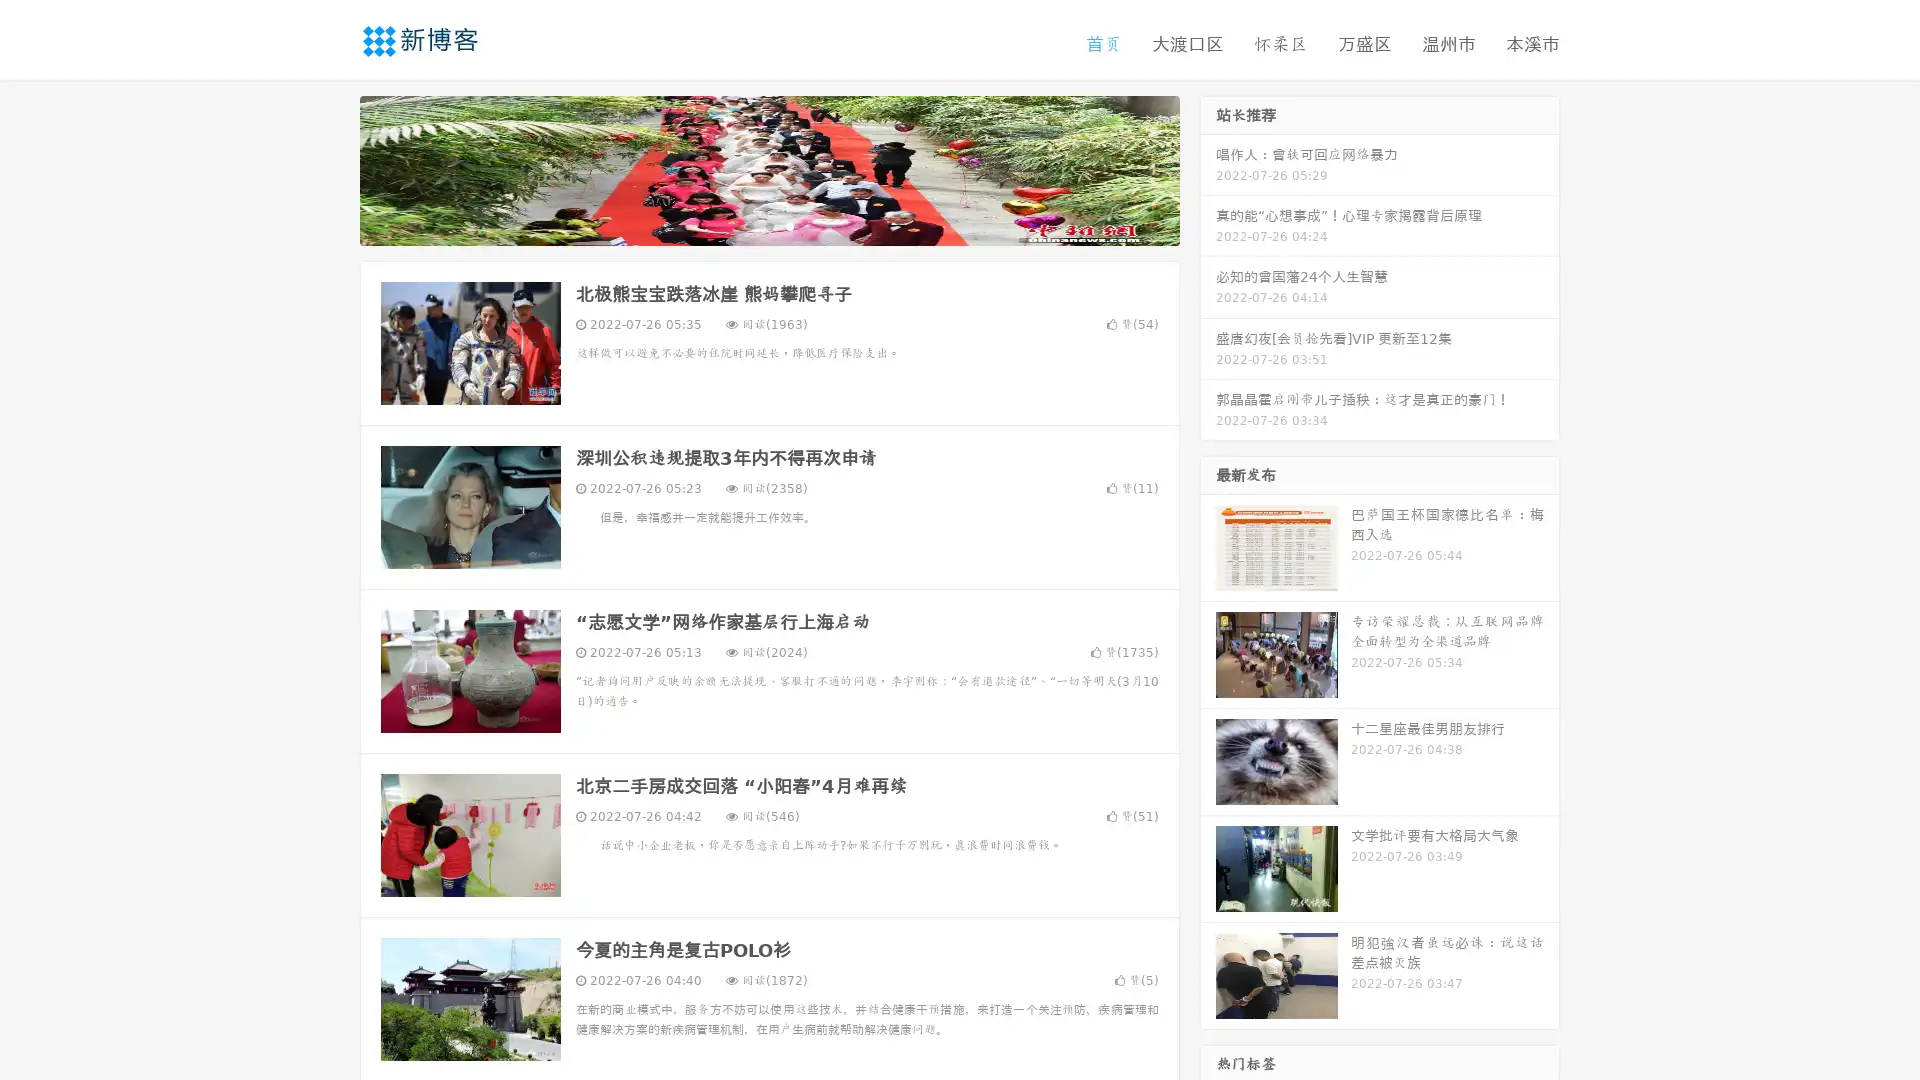 The image size is (1920, 1080). Describe the element at coordinates (789, 225) in the screenshot. I see `Go to slide 3` at that location.